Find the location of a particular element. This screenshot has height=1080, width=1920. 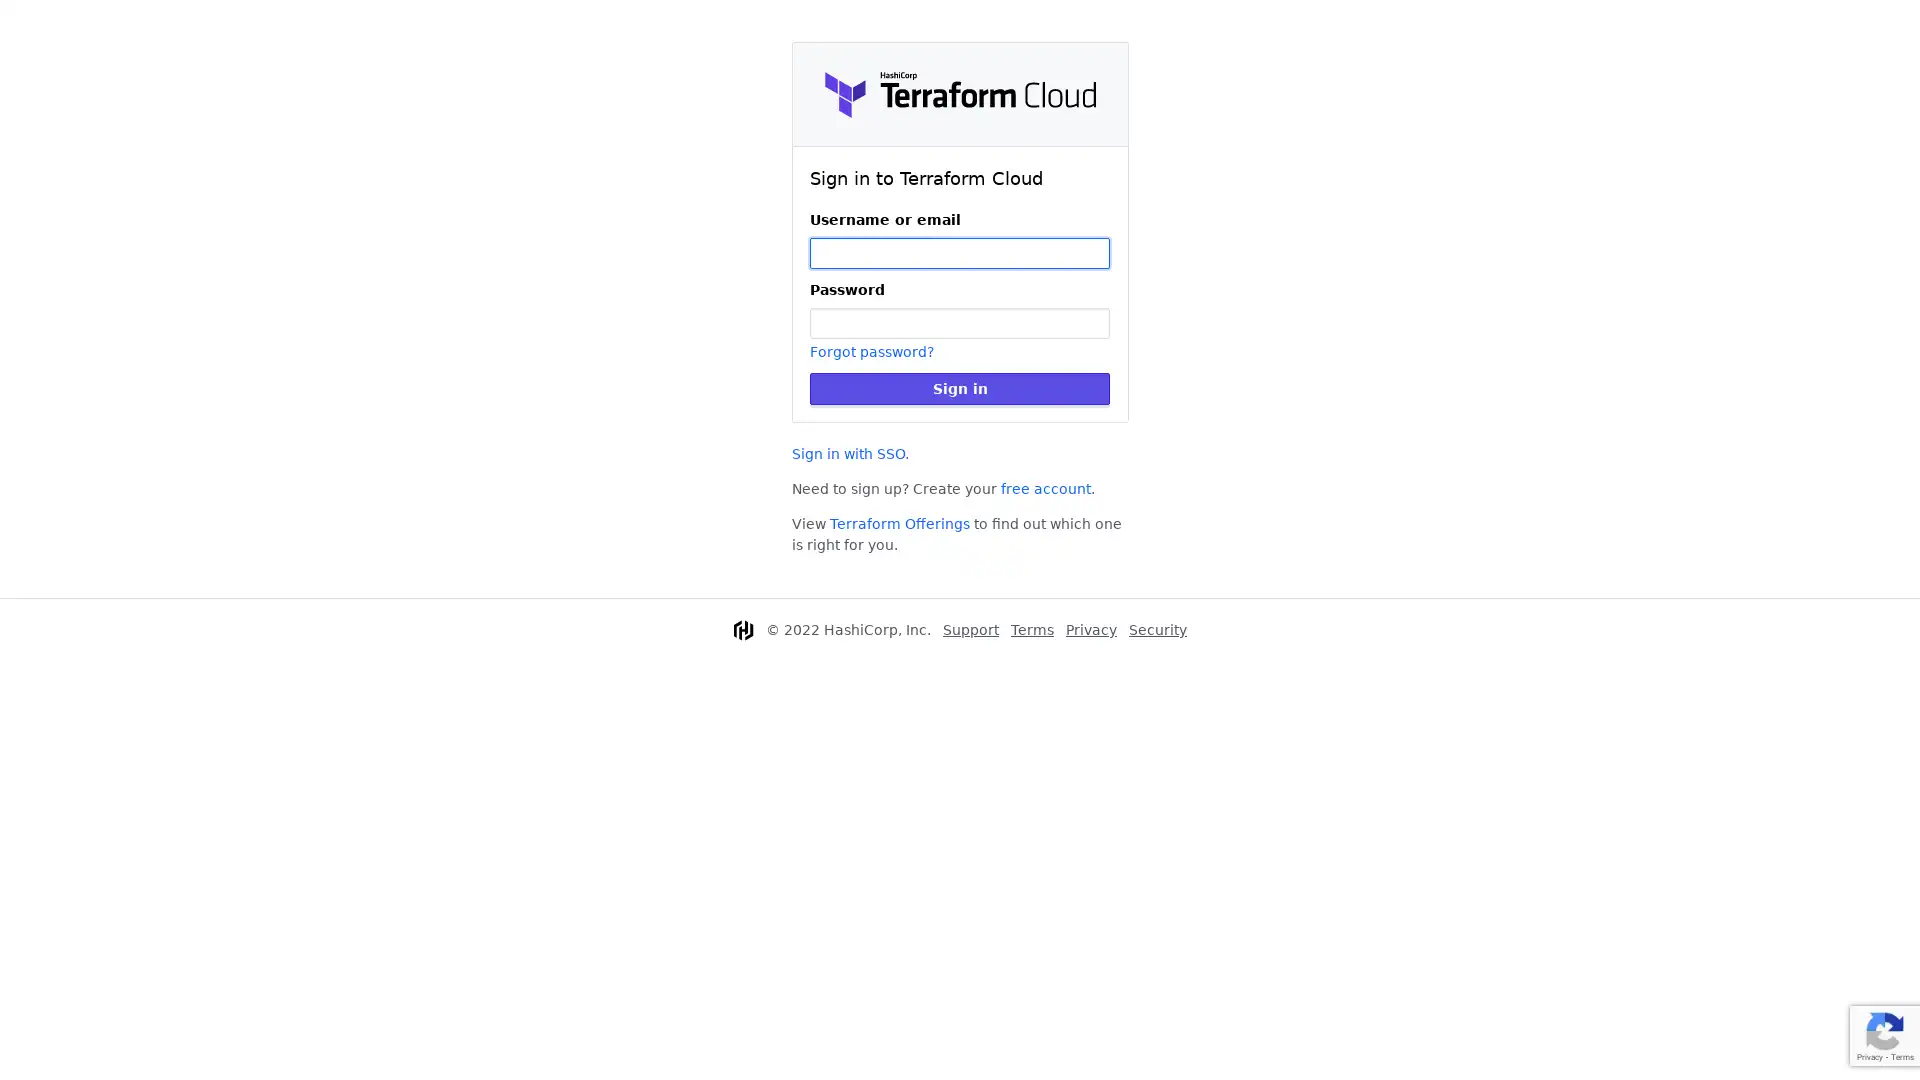

Sign in is located at coordinates (960, 388).